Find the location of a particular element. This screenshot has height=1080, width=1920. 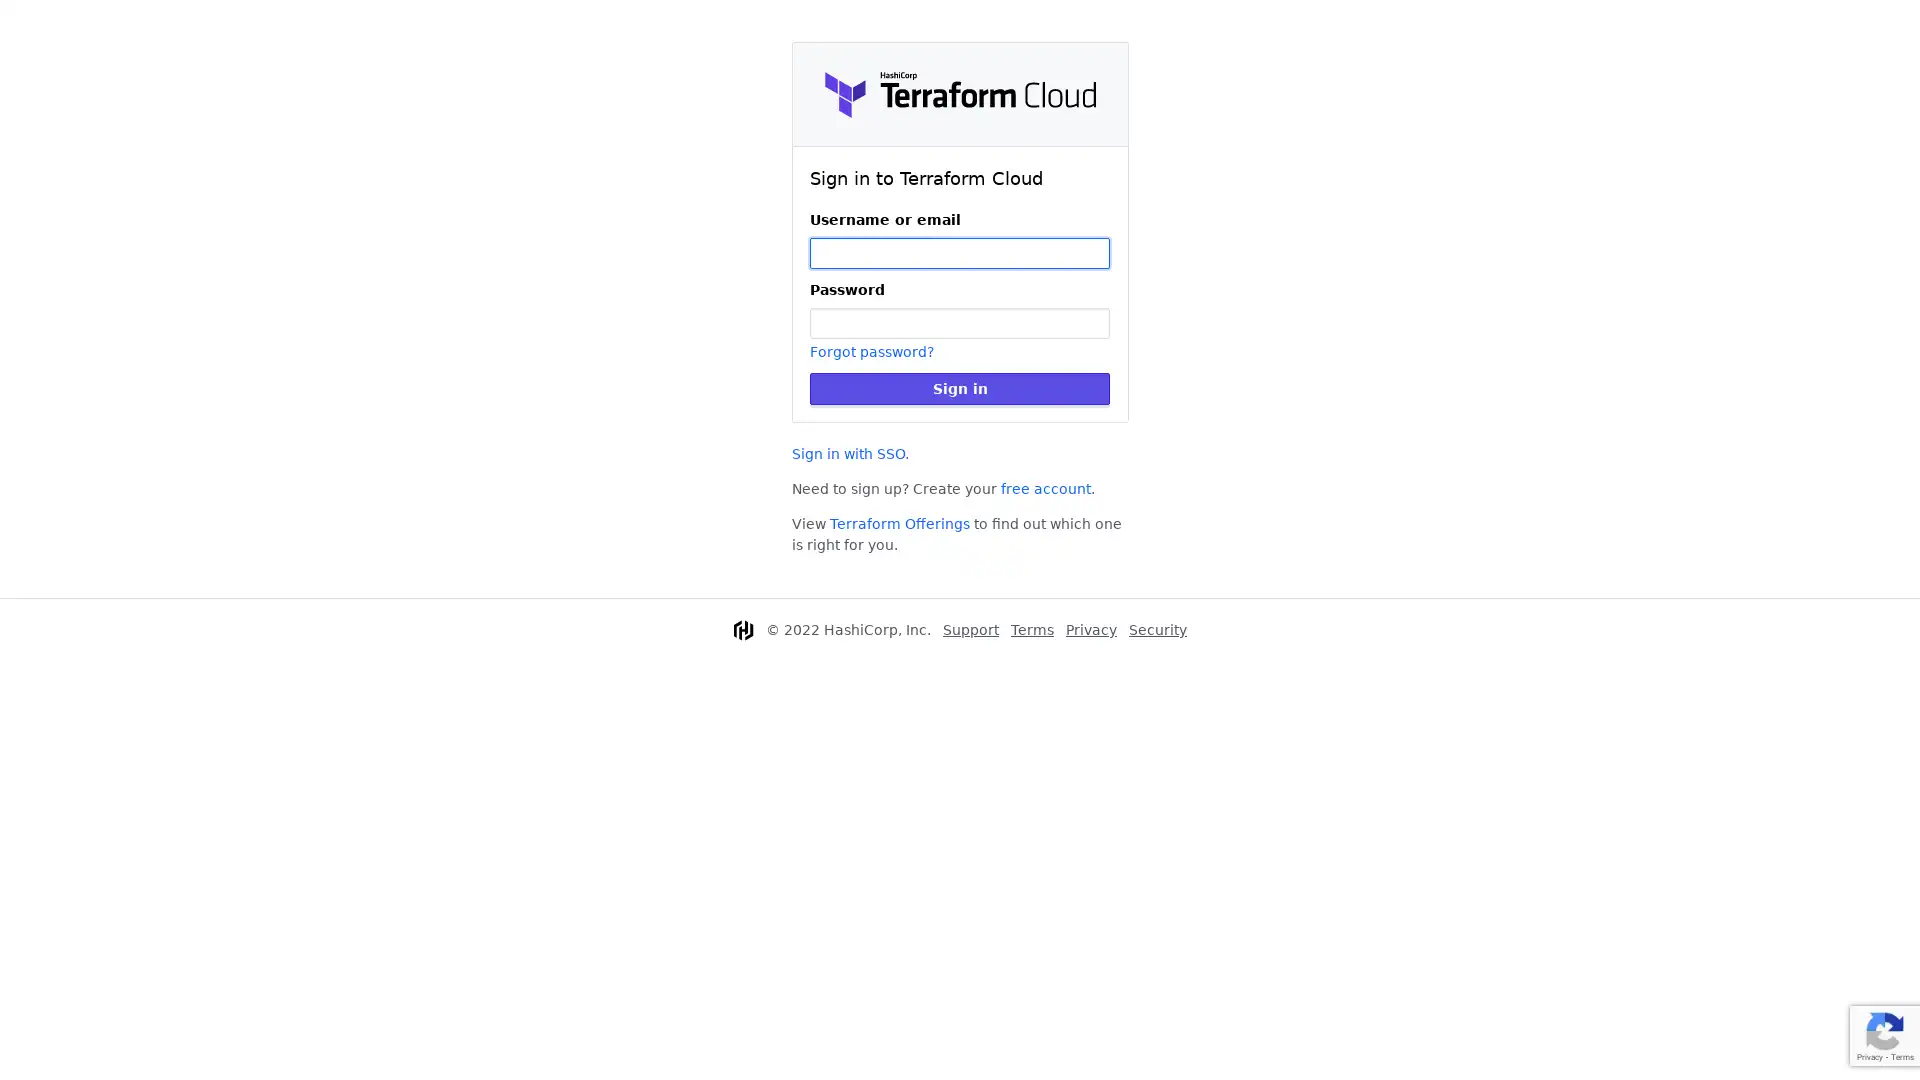

Sign in is located at coordinates (960, 388).